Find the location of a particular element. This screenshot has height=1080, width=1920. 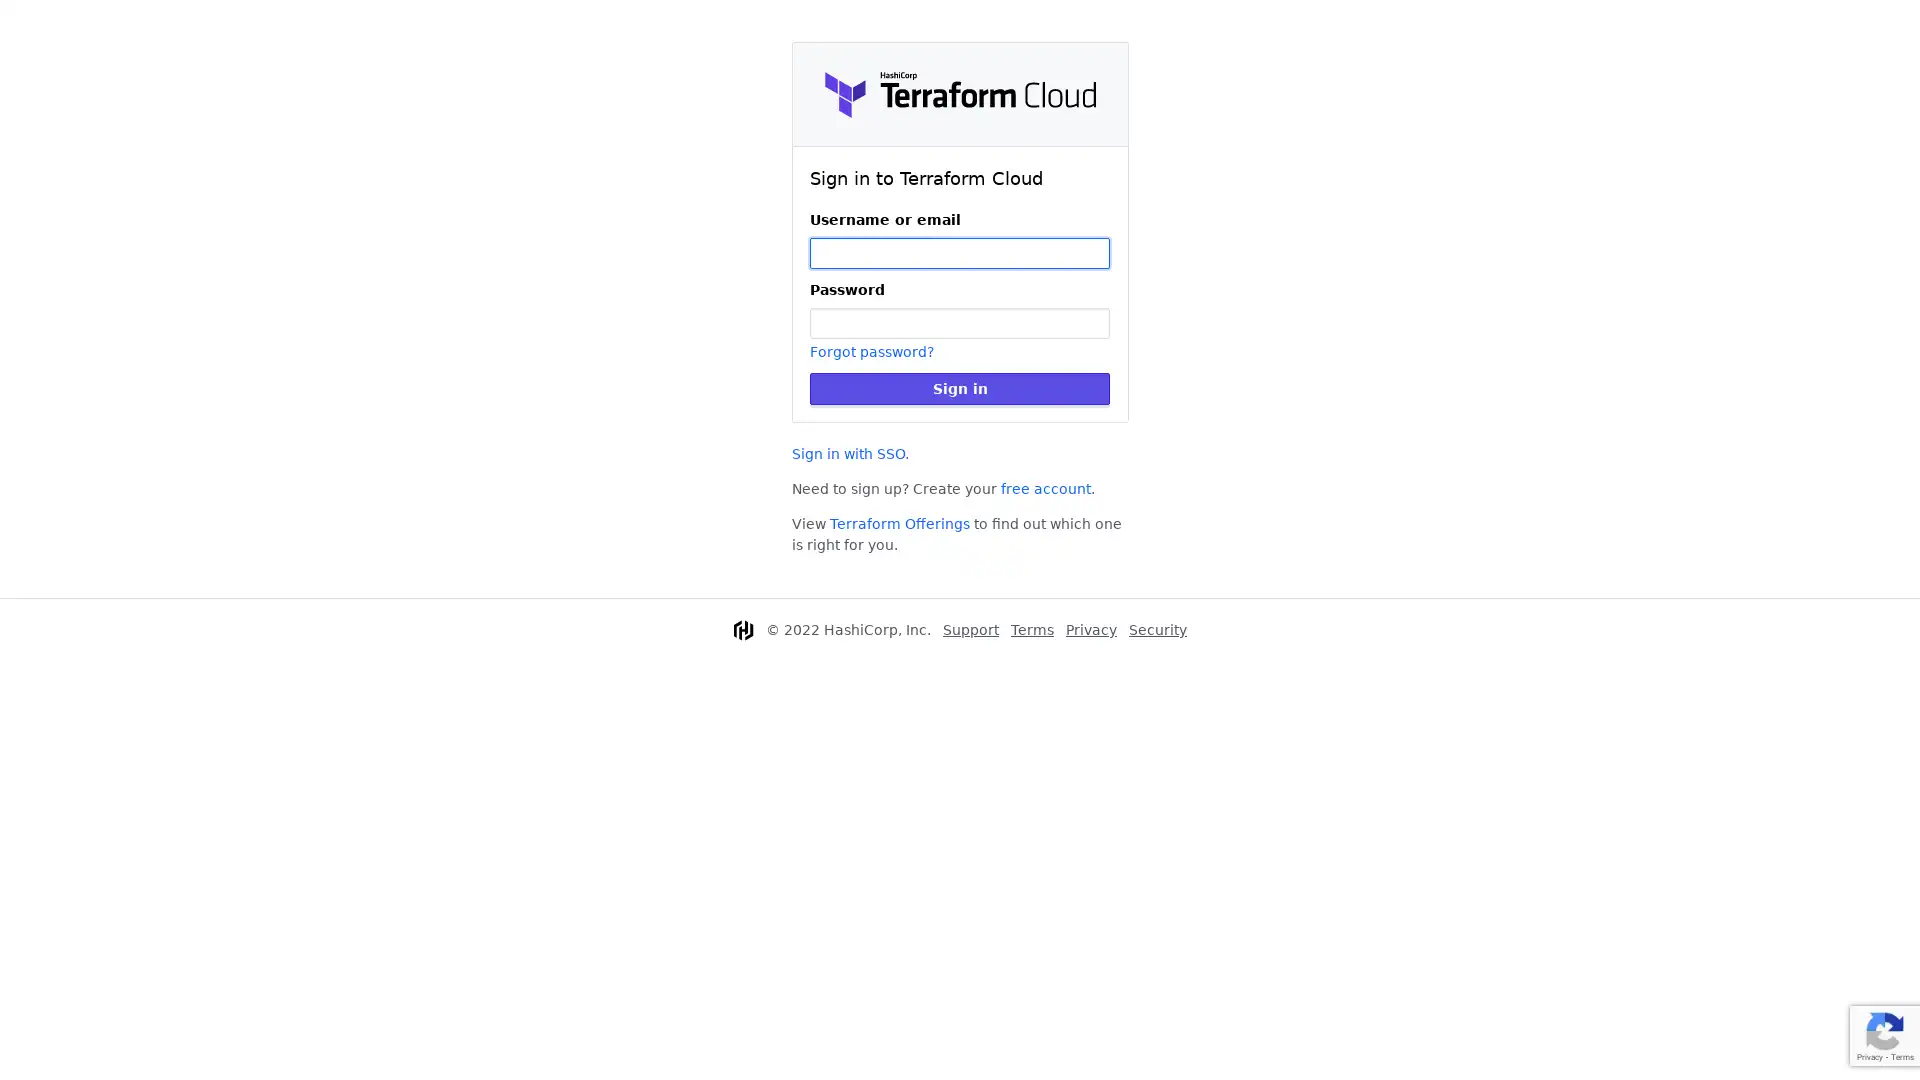

Sign in is located at coordinates (960, 388).